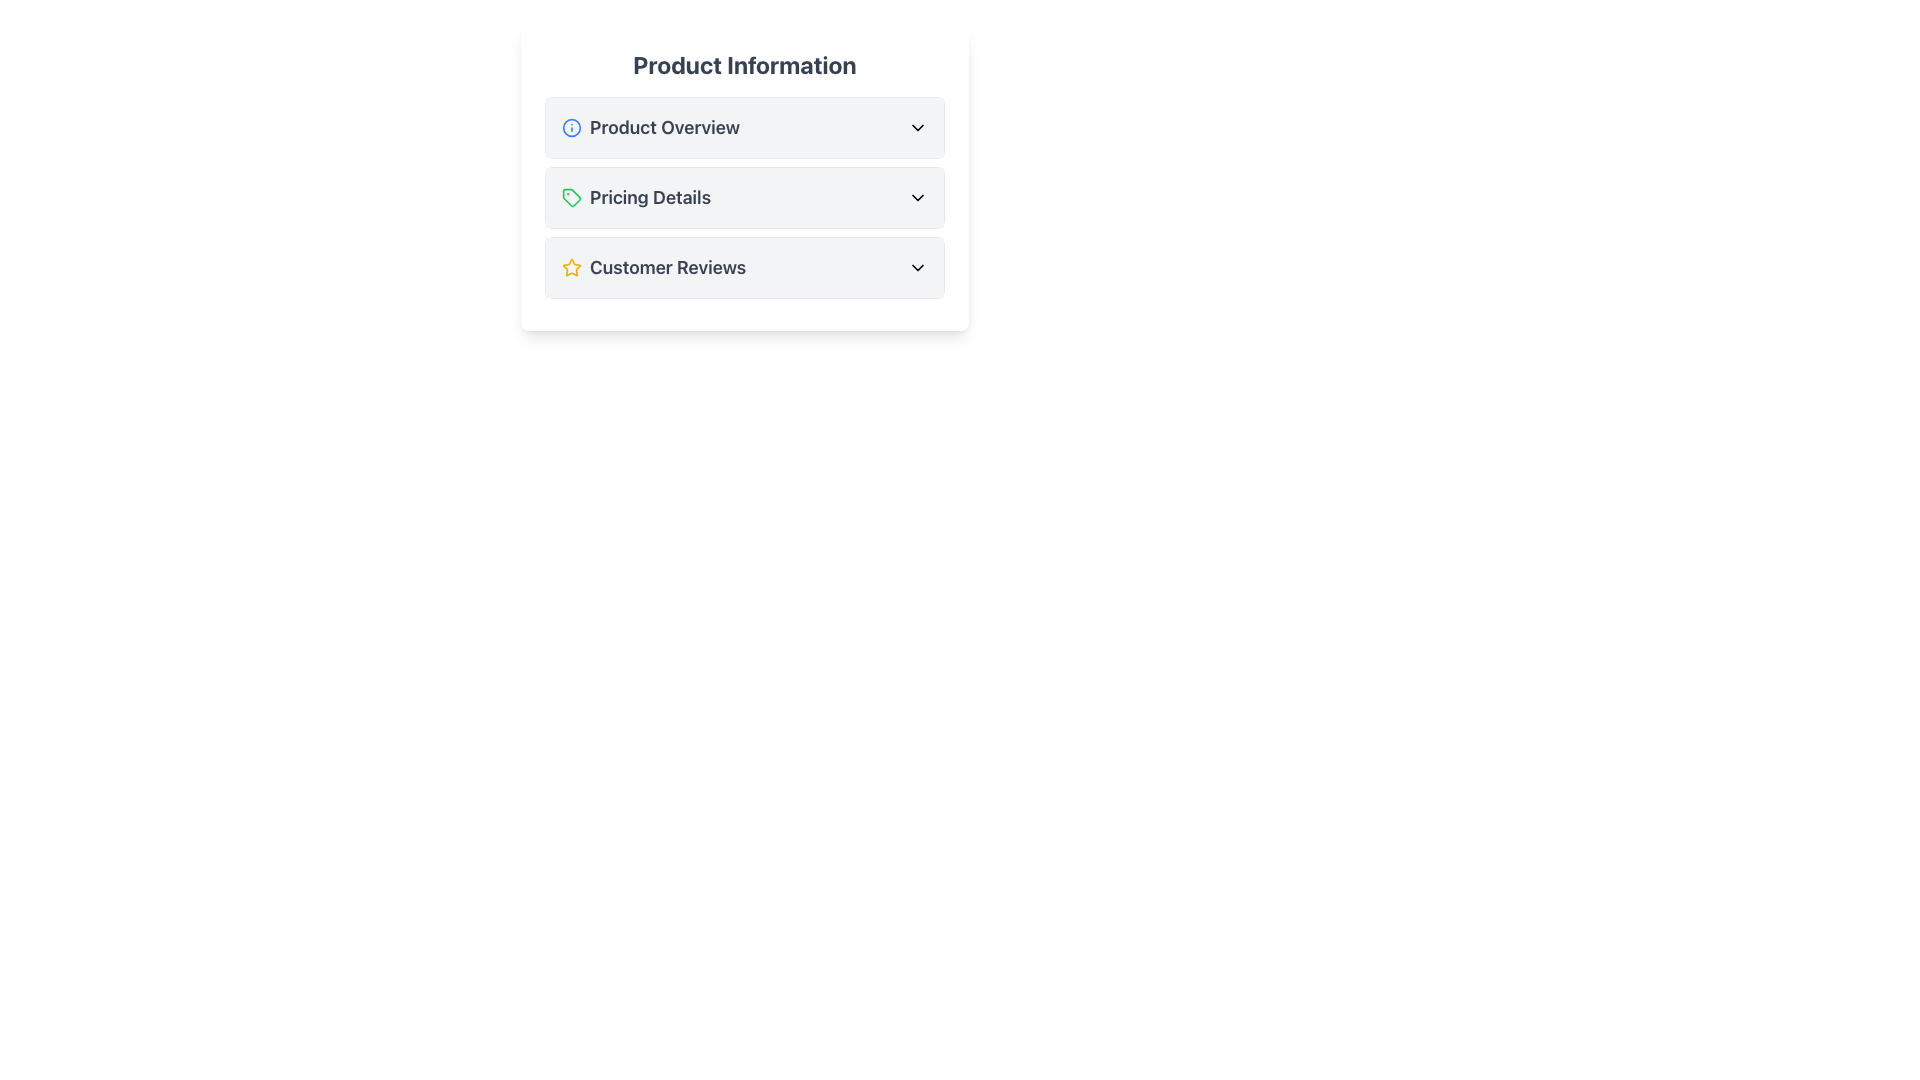 The height and width of the screenshot is (1080, 1920). I want to click on the icon button located in the 'Pricing Details' row, so click(916, 197).